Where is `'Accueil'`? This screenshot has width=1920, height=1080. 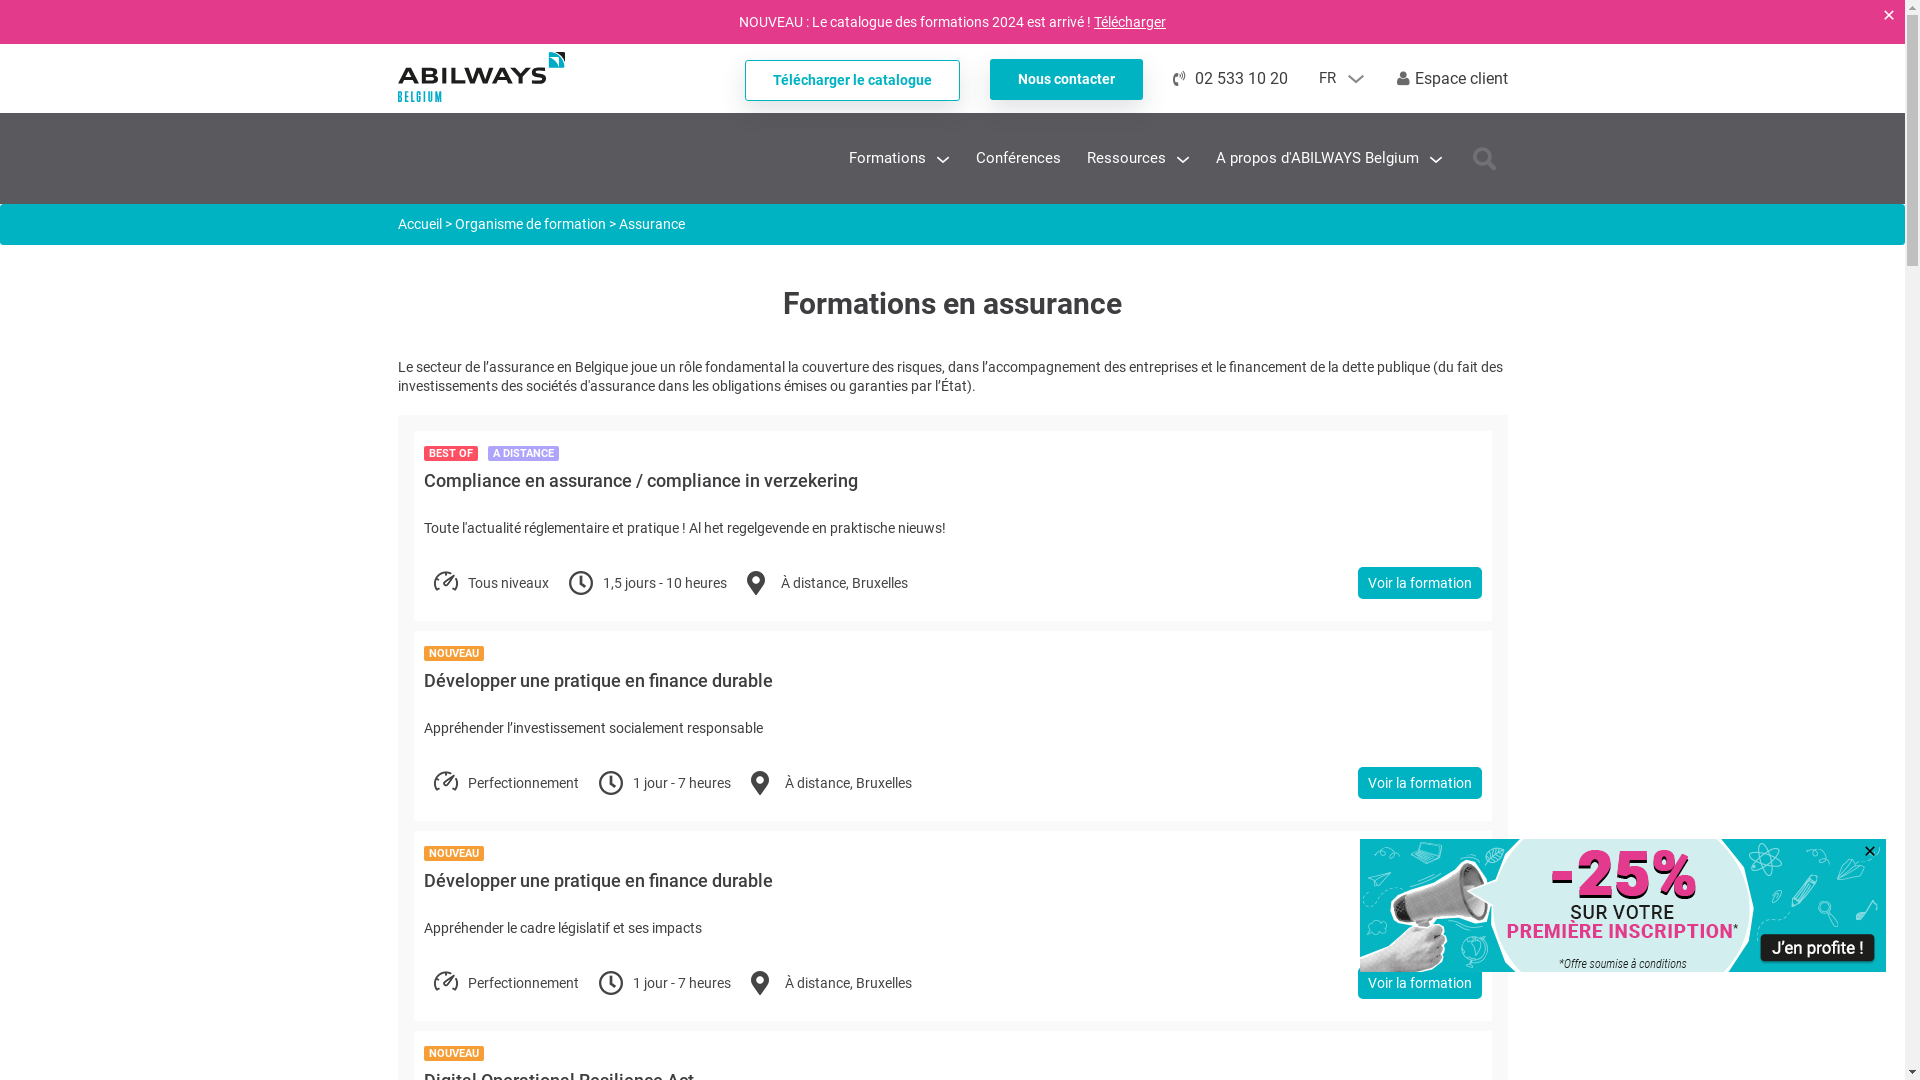
'Accueil' is located at coordinates (419, 223).